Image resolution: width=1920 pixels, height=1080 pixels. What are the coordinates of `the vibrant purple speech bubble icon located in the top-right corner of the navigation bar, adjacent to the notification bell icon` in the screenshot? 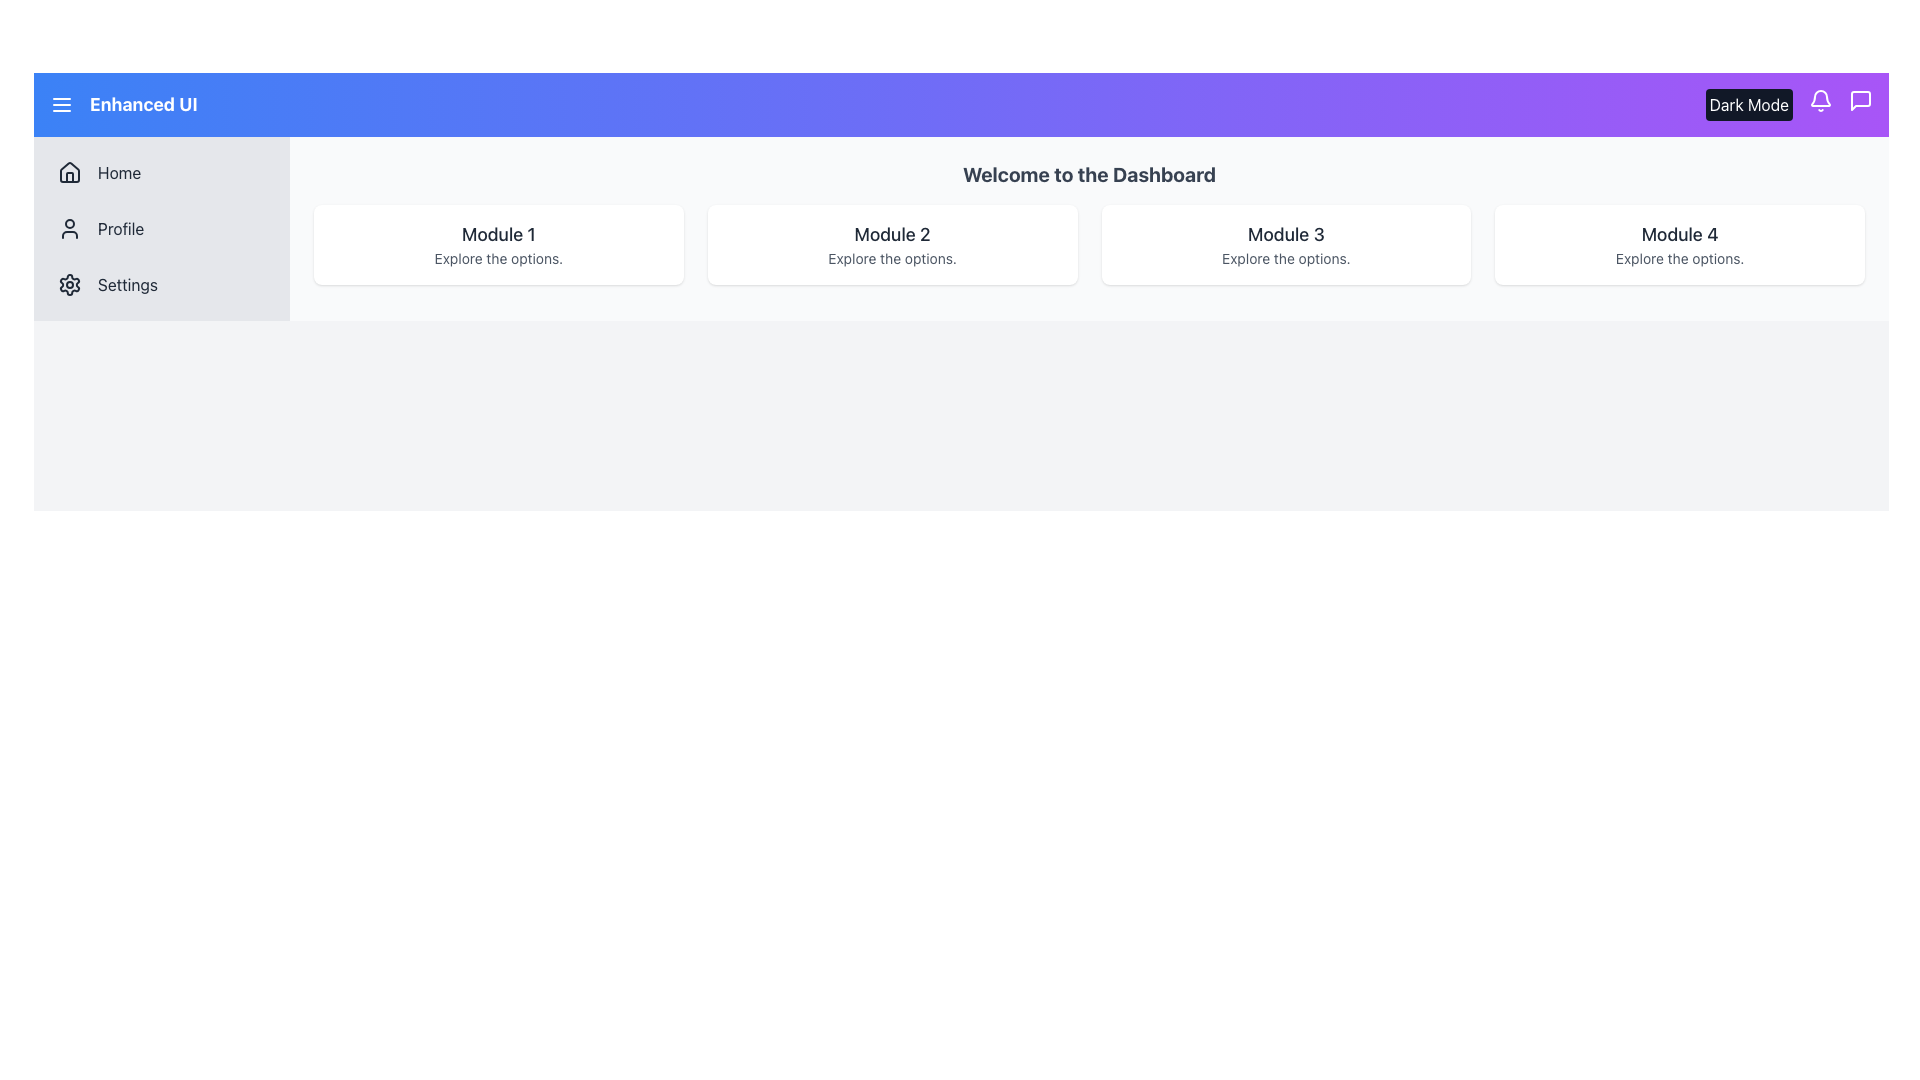 It's located at (1860, 100).